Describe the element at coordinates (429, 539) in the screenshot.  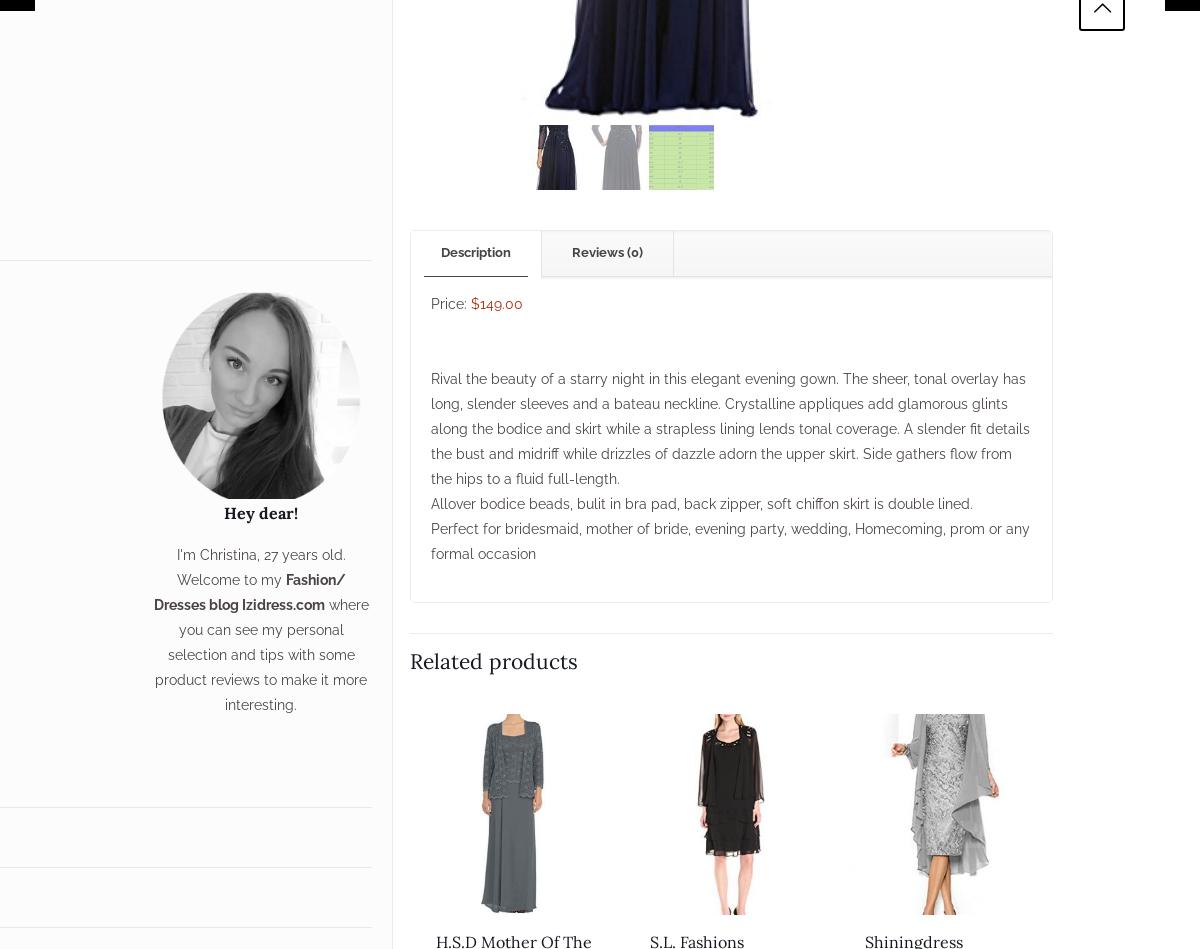
I see `'Perfect for bridesmaid, mother of bride, evening party, wedding, Homecoming, prom or any formal occasion'` at that location.